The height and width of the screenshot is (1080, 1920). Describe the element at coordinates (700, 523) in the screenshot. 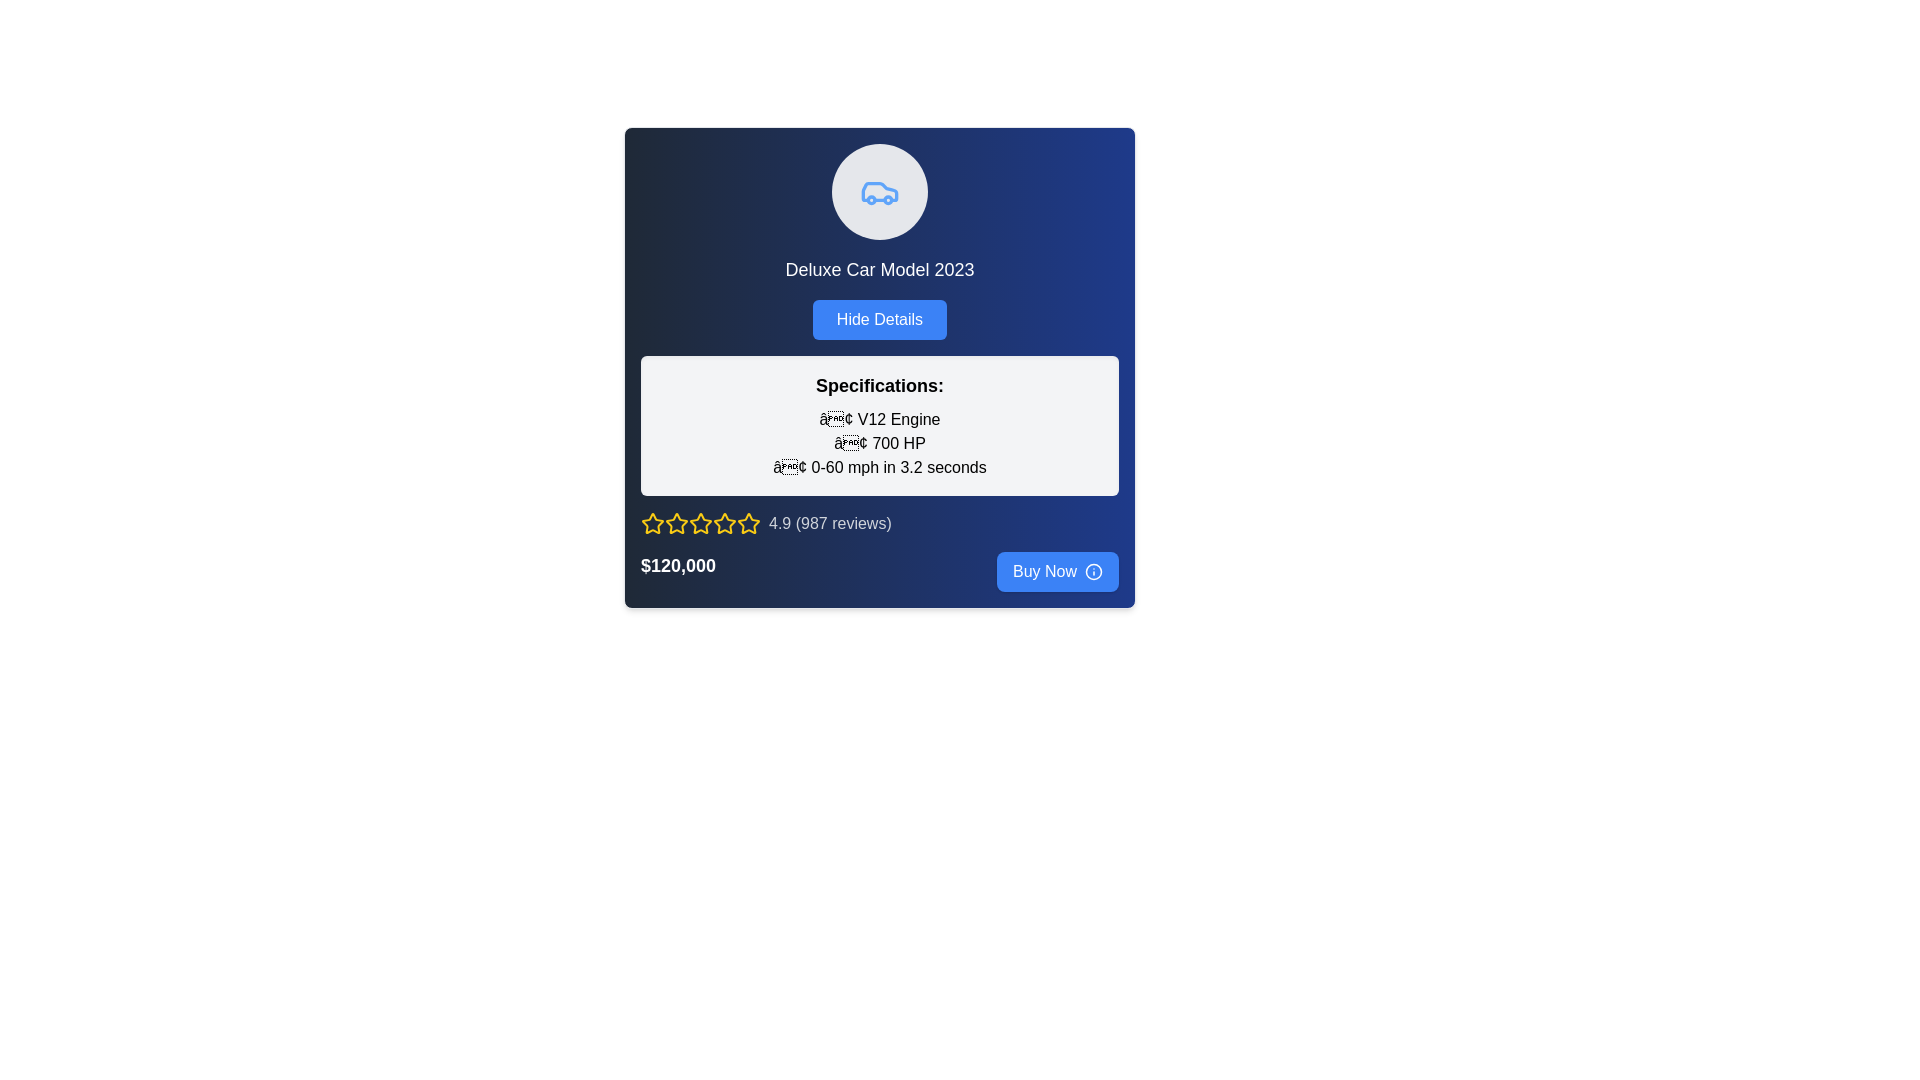

I see `the fifth Rating Star element, which is styled with a border and hollow center, part of a yellow-colored rating system located under the product details` at that location.